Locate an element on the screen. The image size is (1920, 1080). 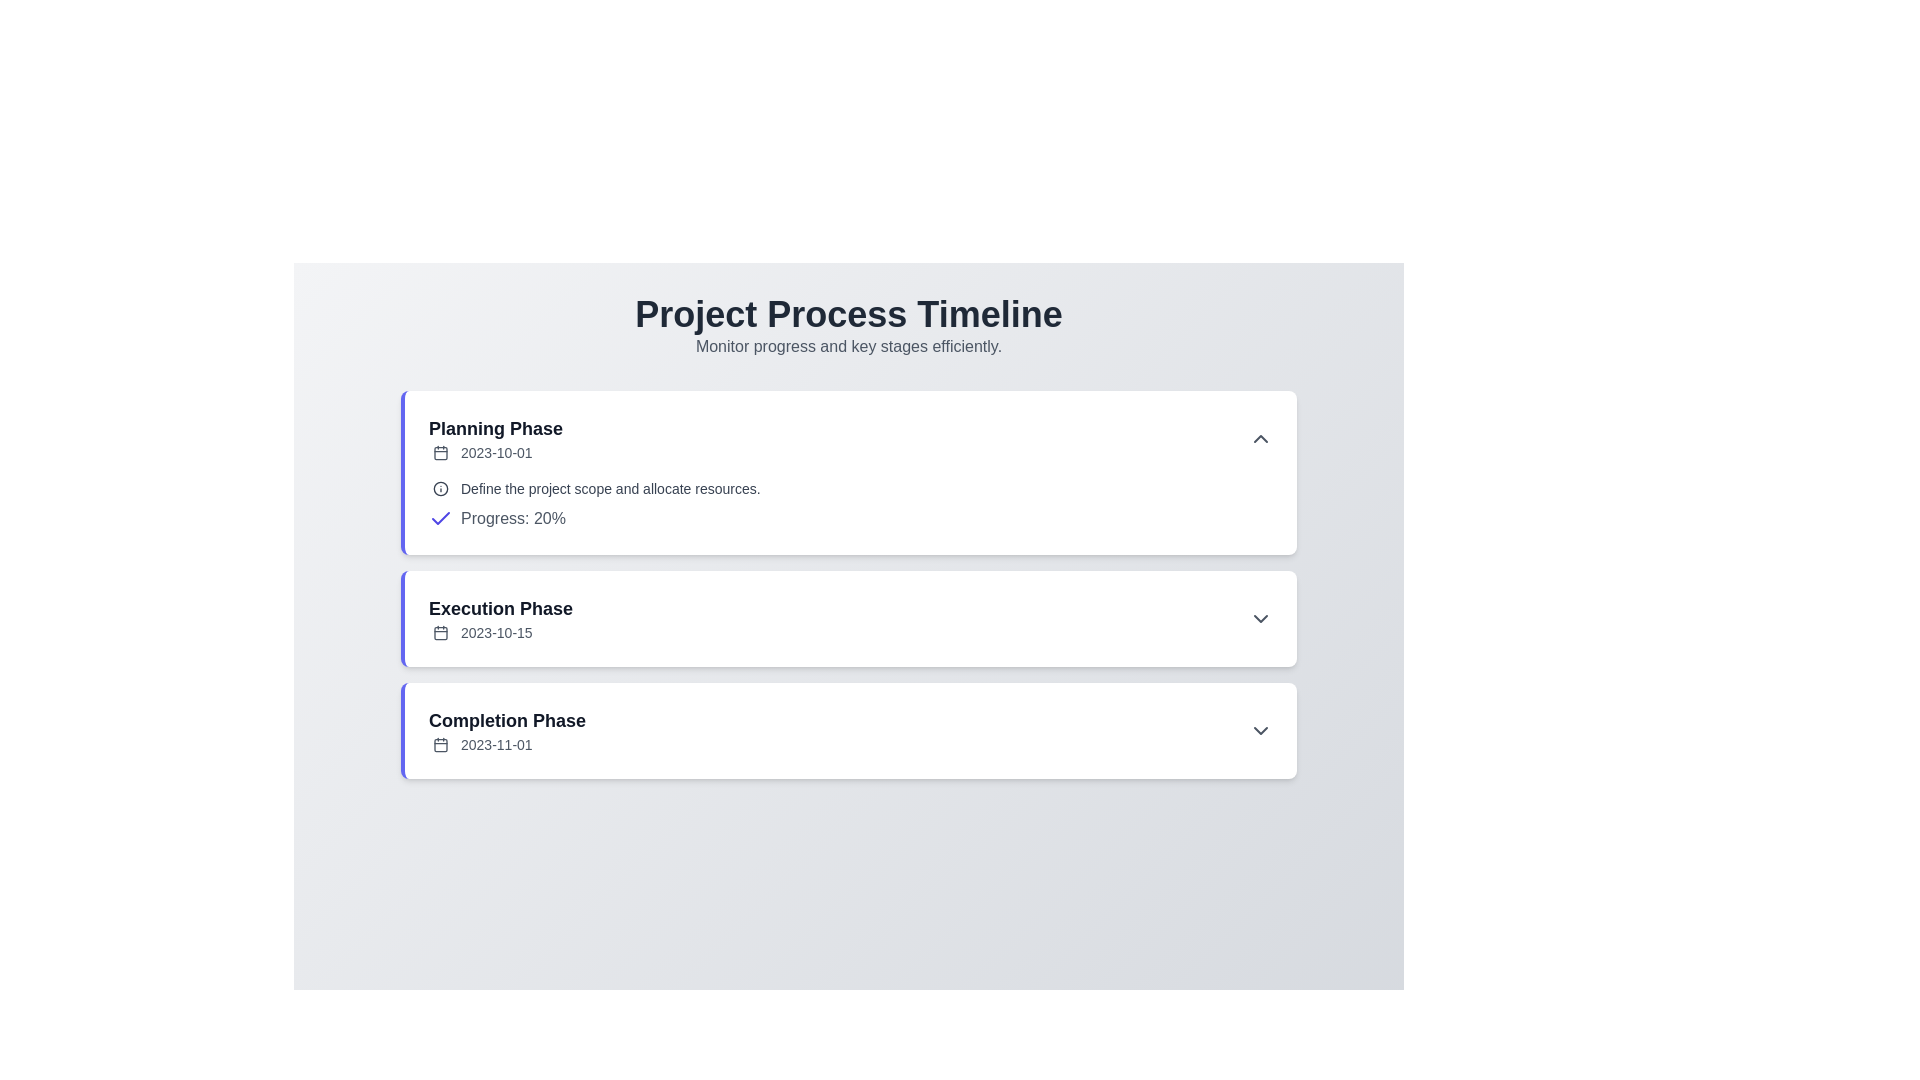
the Text Label displaying the date '2023-10-15' accompanied by a calendar icon, located below the title 'Execution Phase' in the middle card of the page is located at coordinates (501, 632).